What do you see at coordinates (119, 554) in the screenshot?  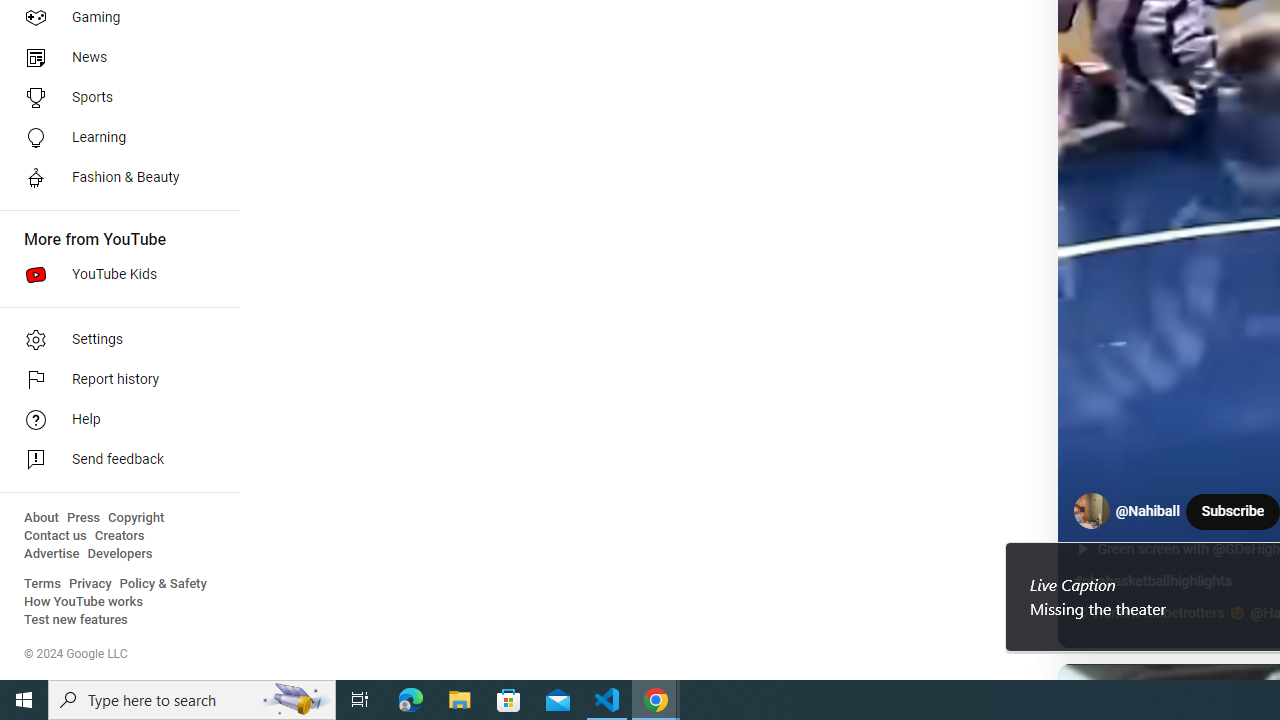 I see `'Developers'` at bounding box center [119, 554].